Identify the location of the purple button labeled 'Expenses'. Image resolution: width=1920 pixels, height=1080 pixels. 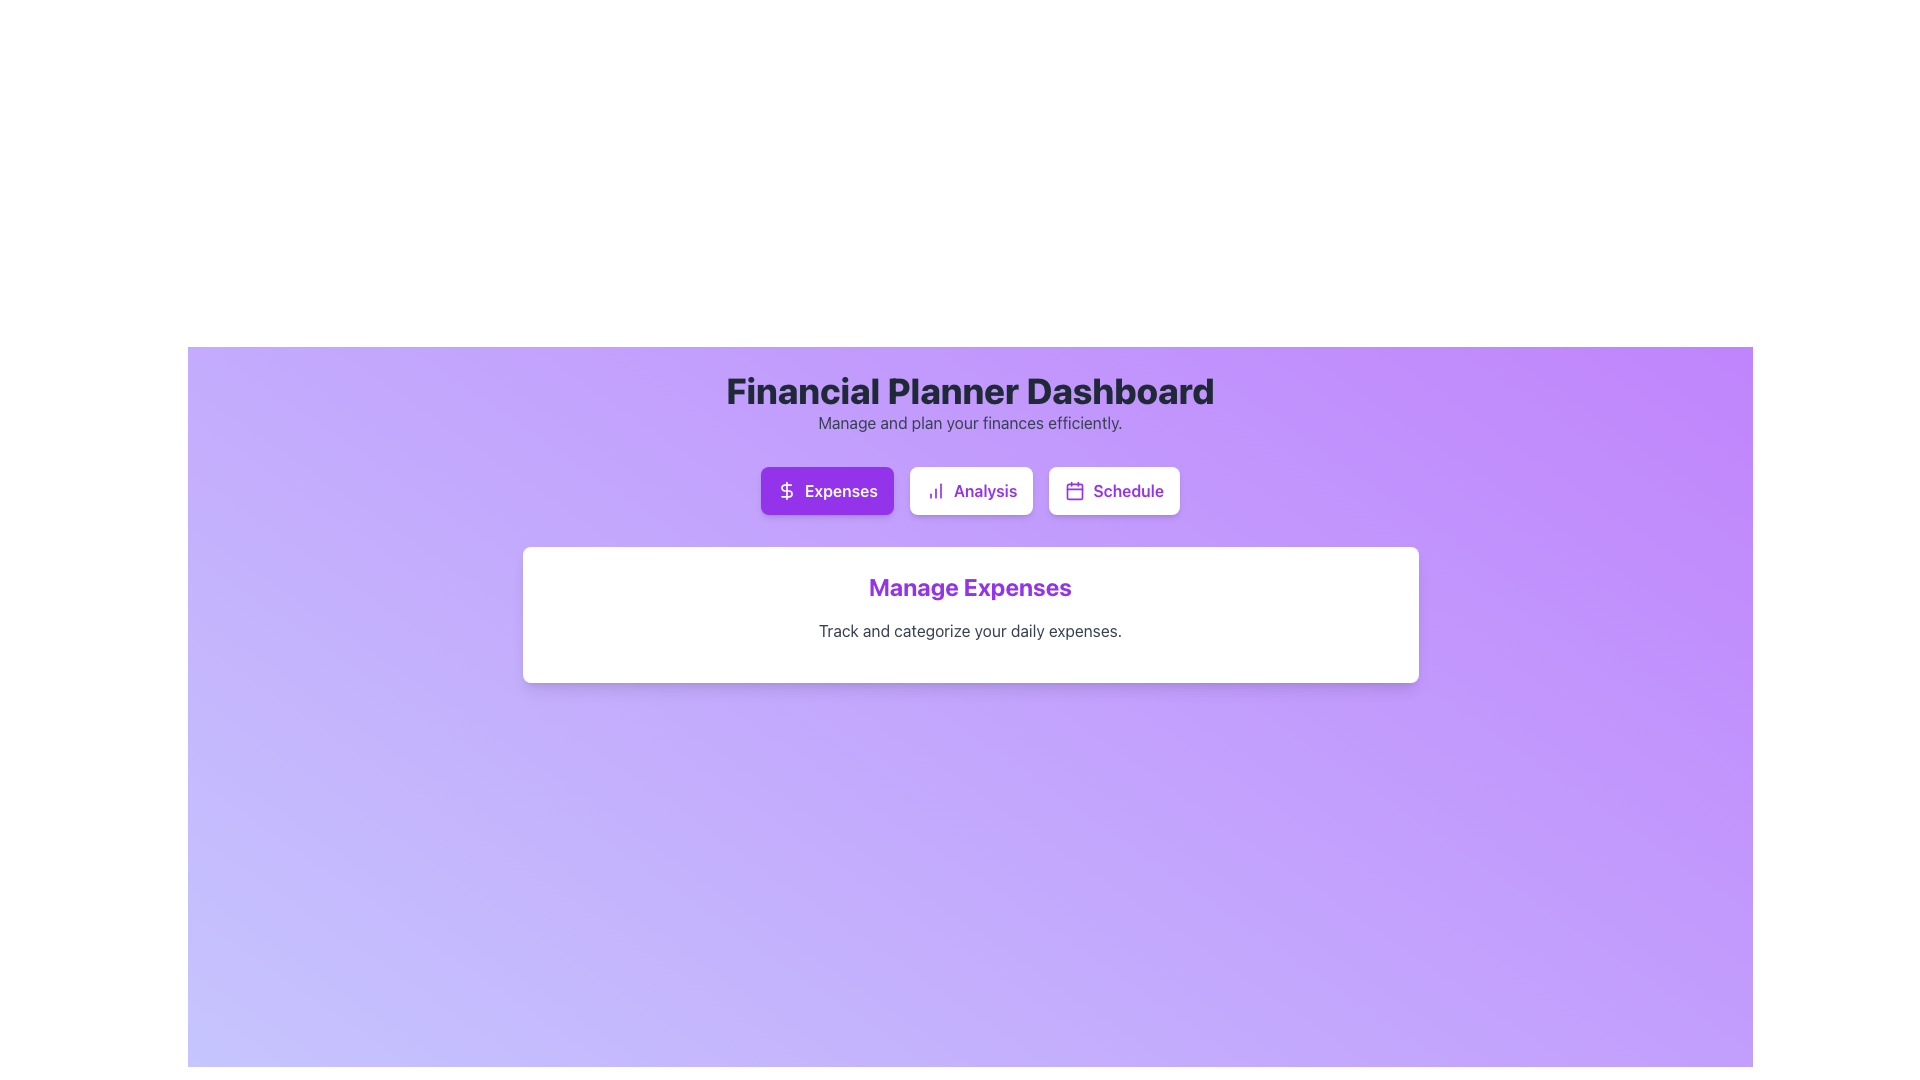
(827, 490).